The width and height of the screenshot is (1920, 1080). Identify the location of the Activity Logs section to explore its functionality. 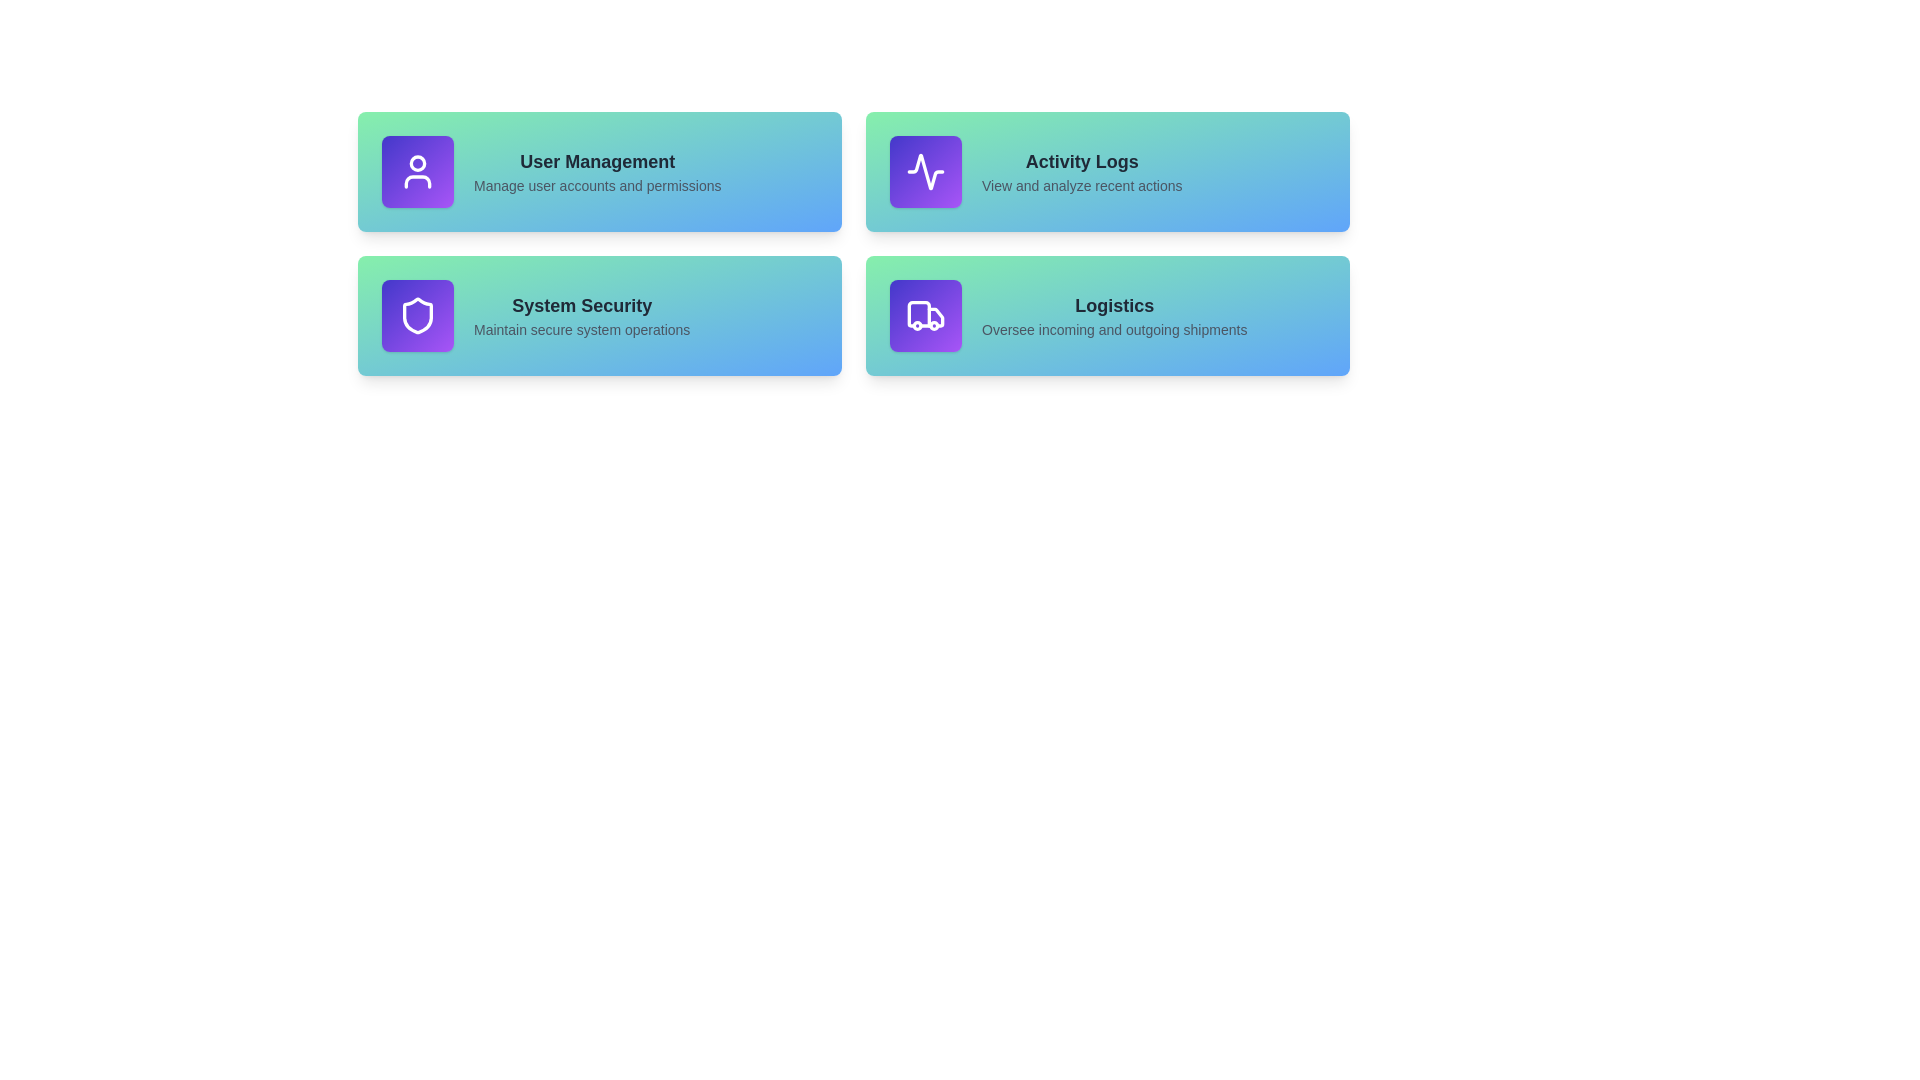
(1107, 171).